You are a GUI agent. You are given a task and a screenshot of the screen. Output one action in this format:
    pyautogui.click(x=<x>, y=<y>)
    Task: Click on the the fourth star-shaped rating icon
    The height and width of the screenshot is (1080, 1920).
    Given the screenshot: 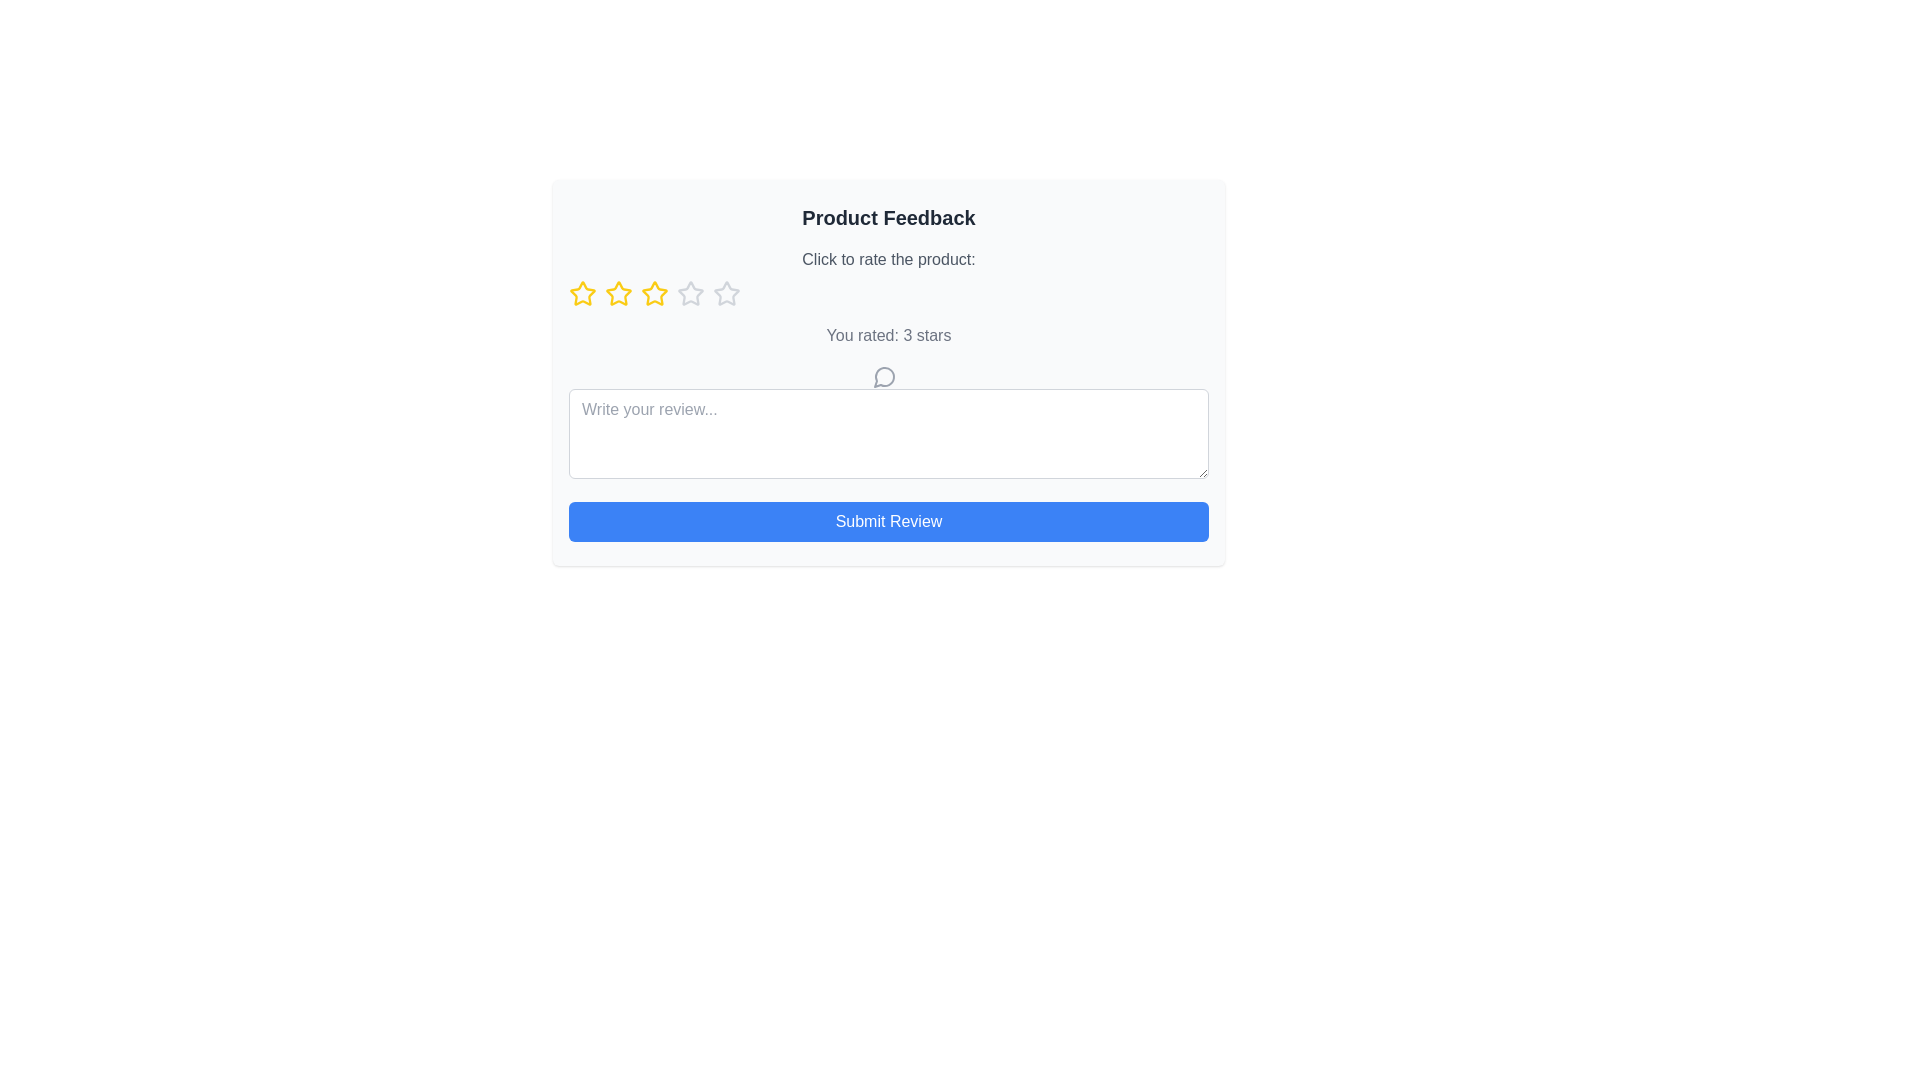 What is the action you would take?
    pyautogui.click(x=725, y=293)
    